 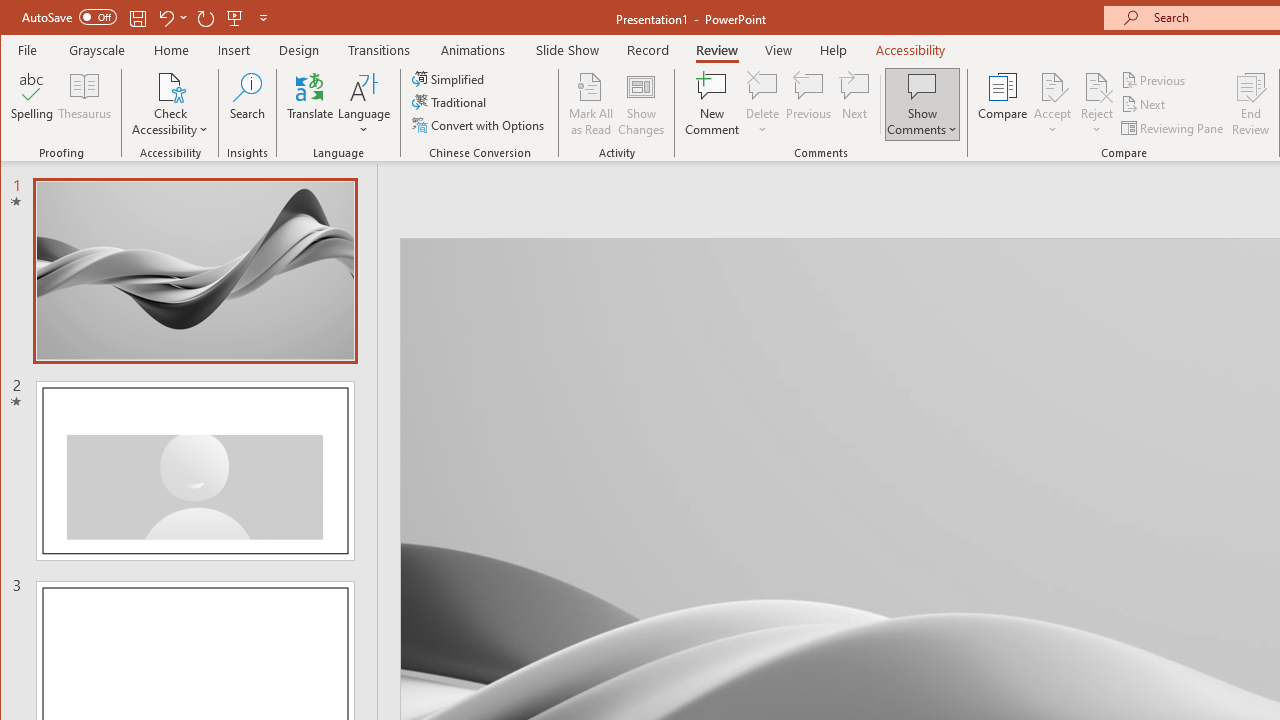 What do you see at coordinates (761, 104) in the screenshot?
I see `'Delete'` at bounding box center [761, 104].